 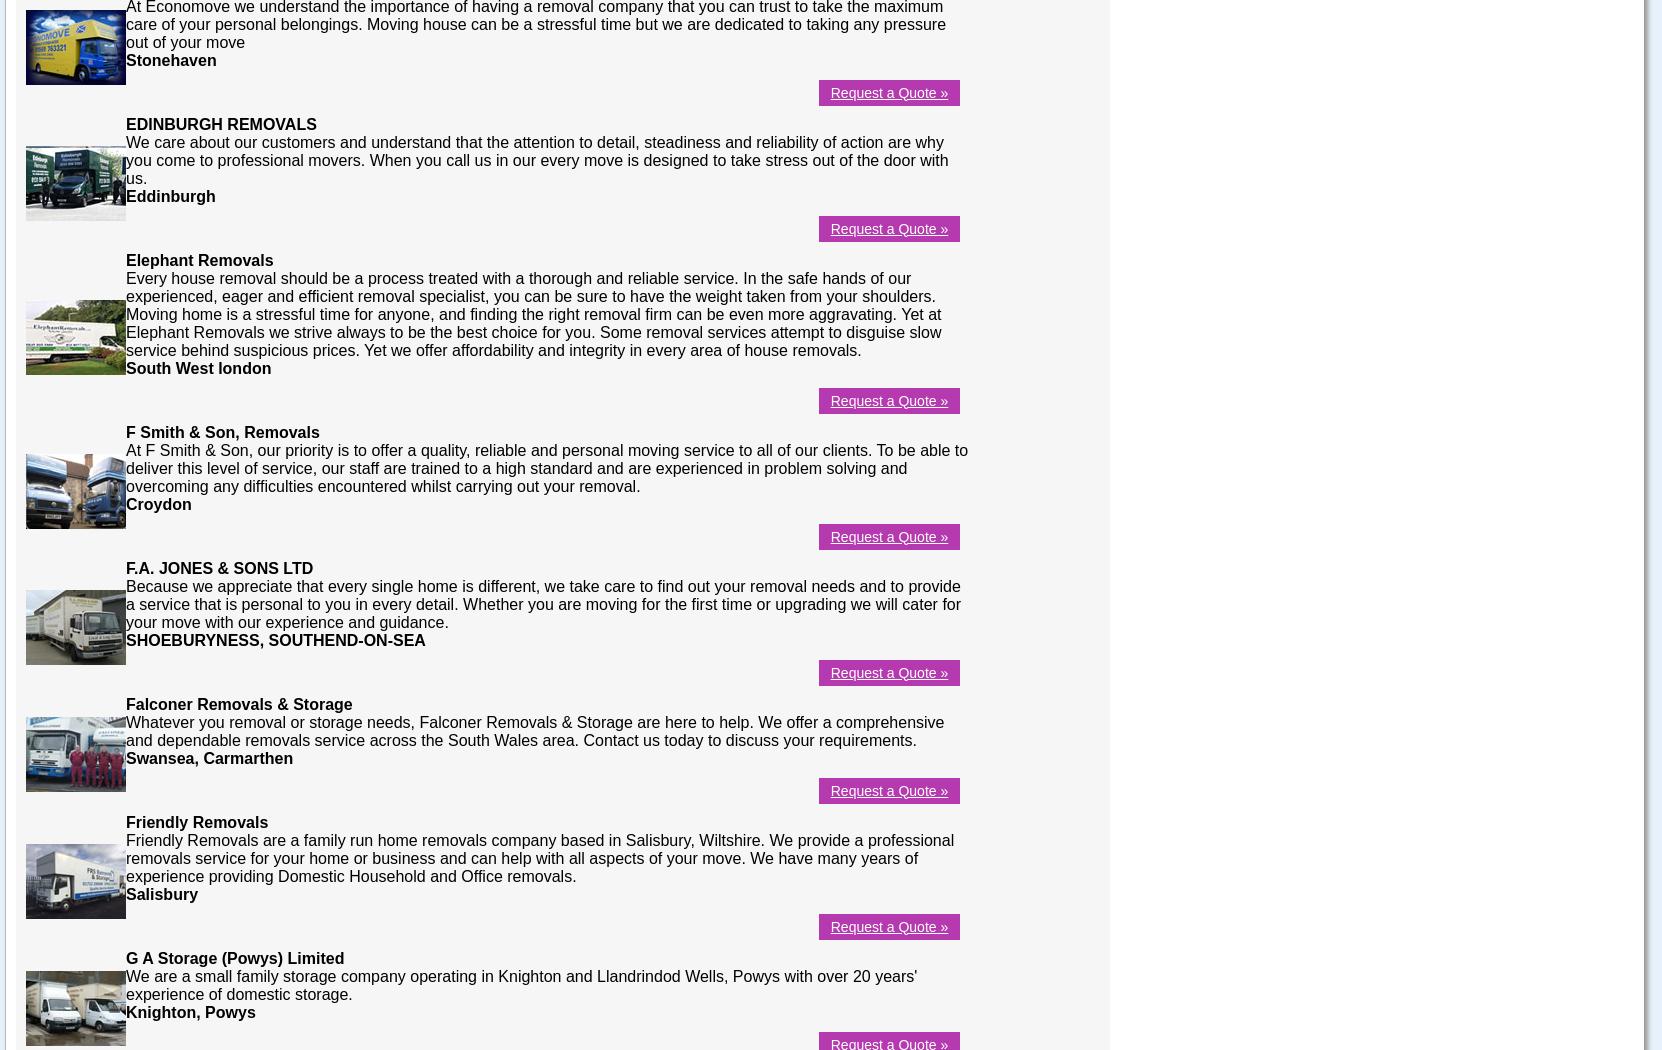 What do you see at coordinates (169, 194) in the screenshot?
I see `'Eddinburgh'` at bounding box center [169, 194].